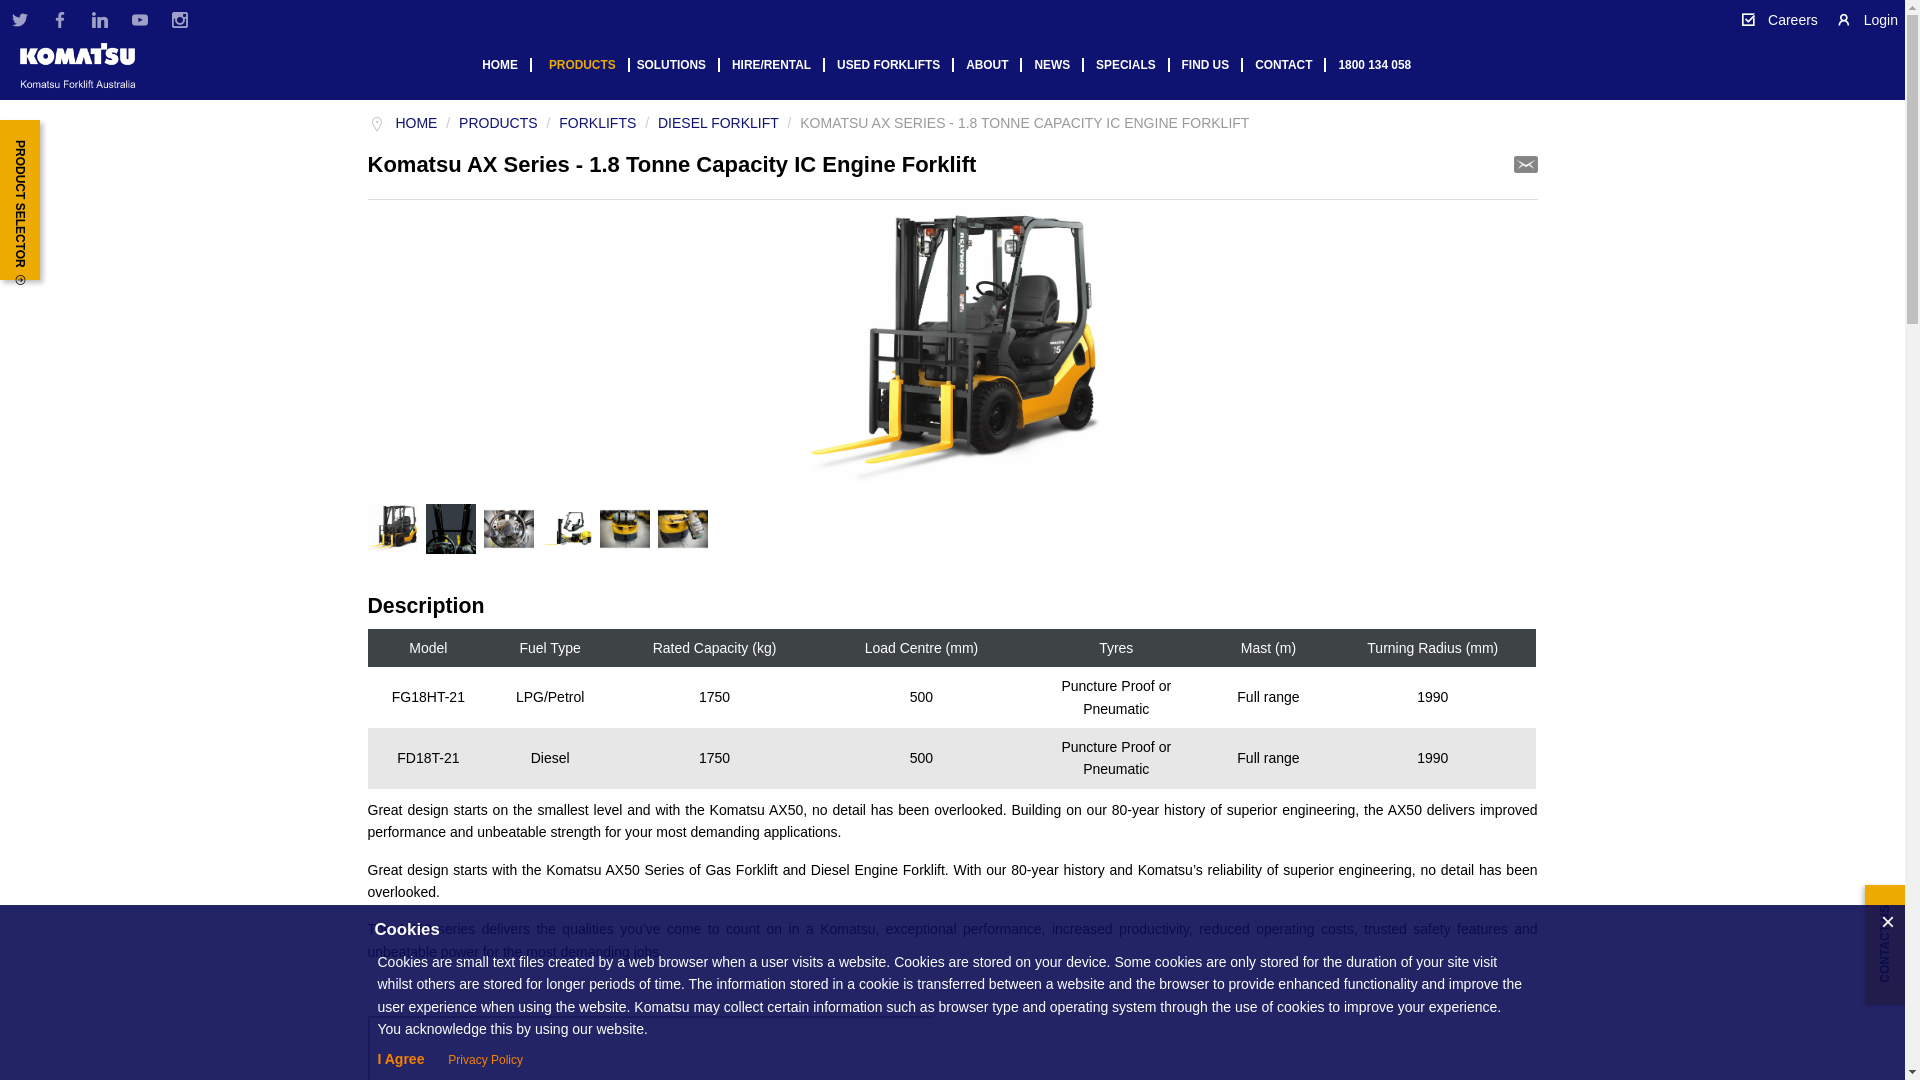 The height and width of the screenshot is (1080, 1920). Describe the element at coordinates (993, 64) in the screenshot. I see `'ABOUT'` at that location.